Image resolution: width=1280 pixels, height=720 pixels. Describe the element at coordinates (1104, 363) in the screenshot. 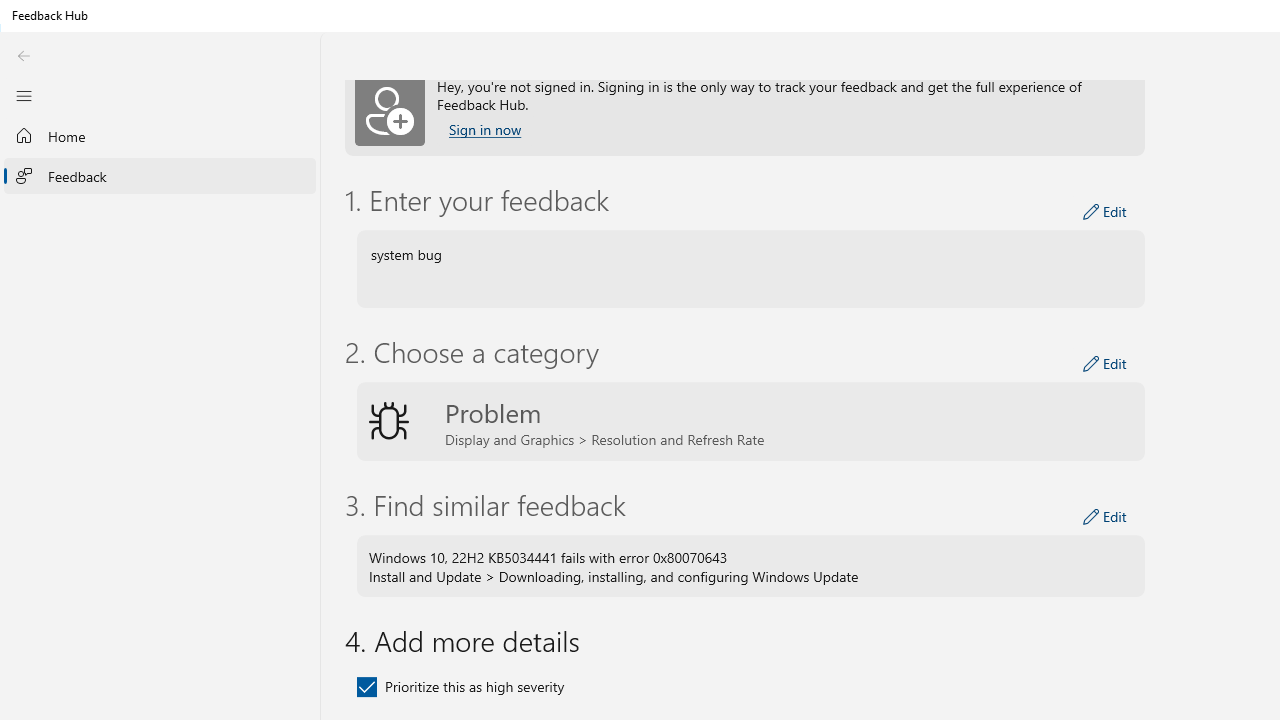

I see `'Edit feedback type and category'` at that location.